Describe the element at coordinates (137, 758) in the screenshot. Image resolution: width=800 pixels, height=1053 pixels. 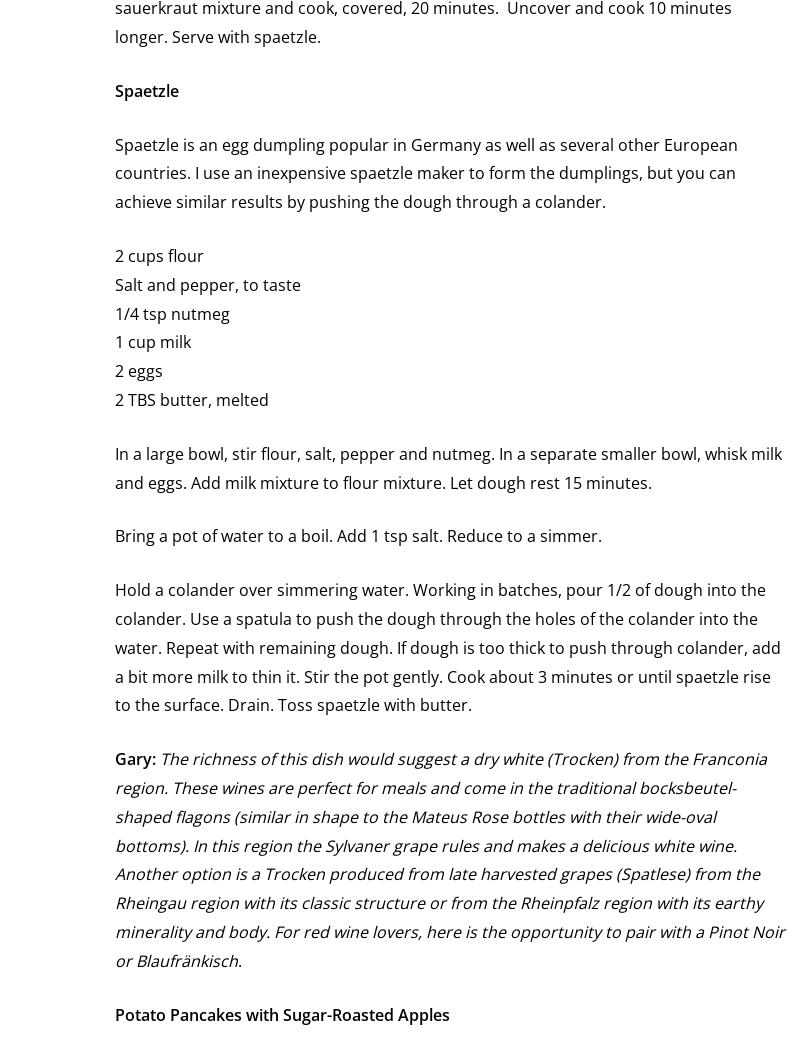
I see `'Gary:'` at that location.